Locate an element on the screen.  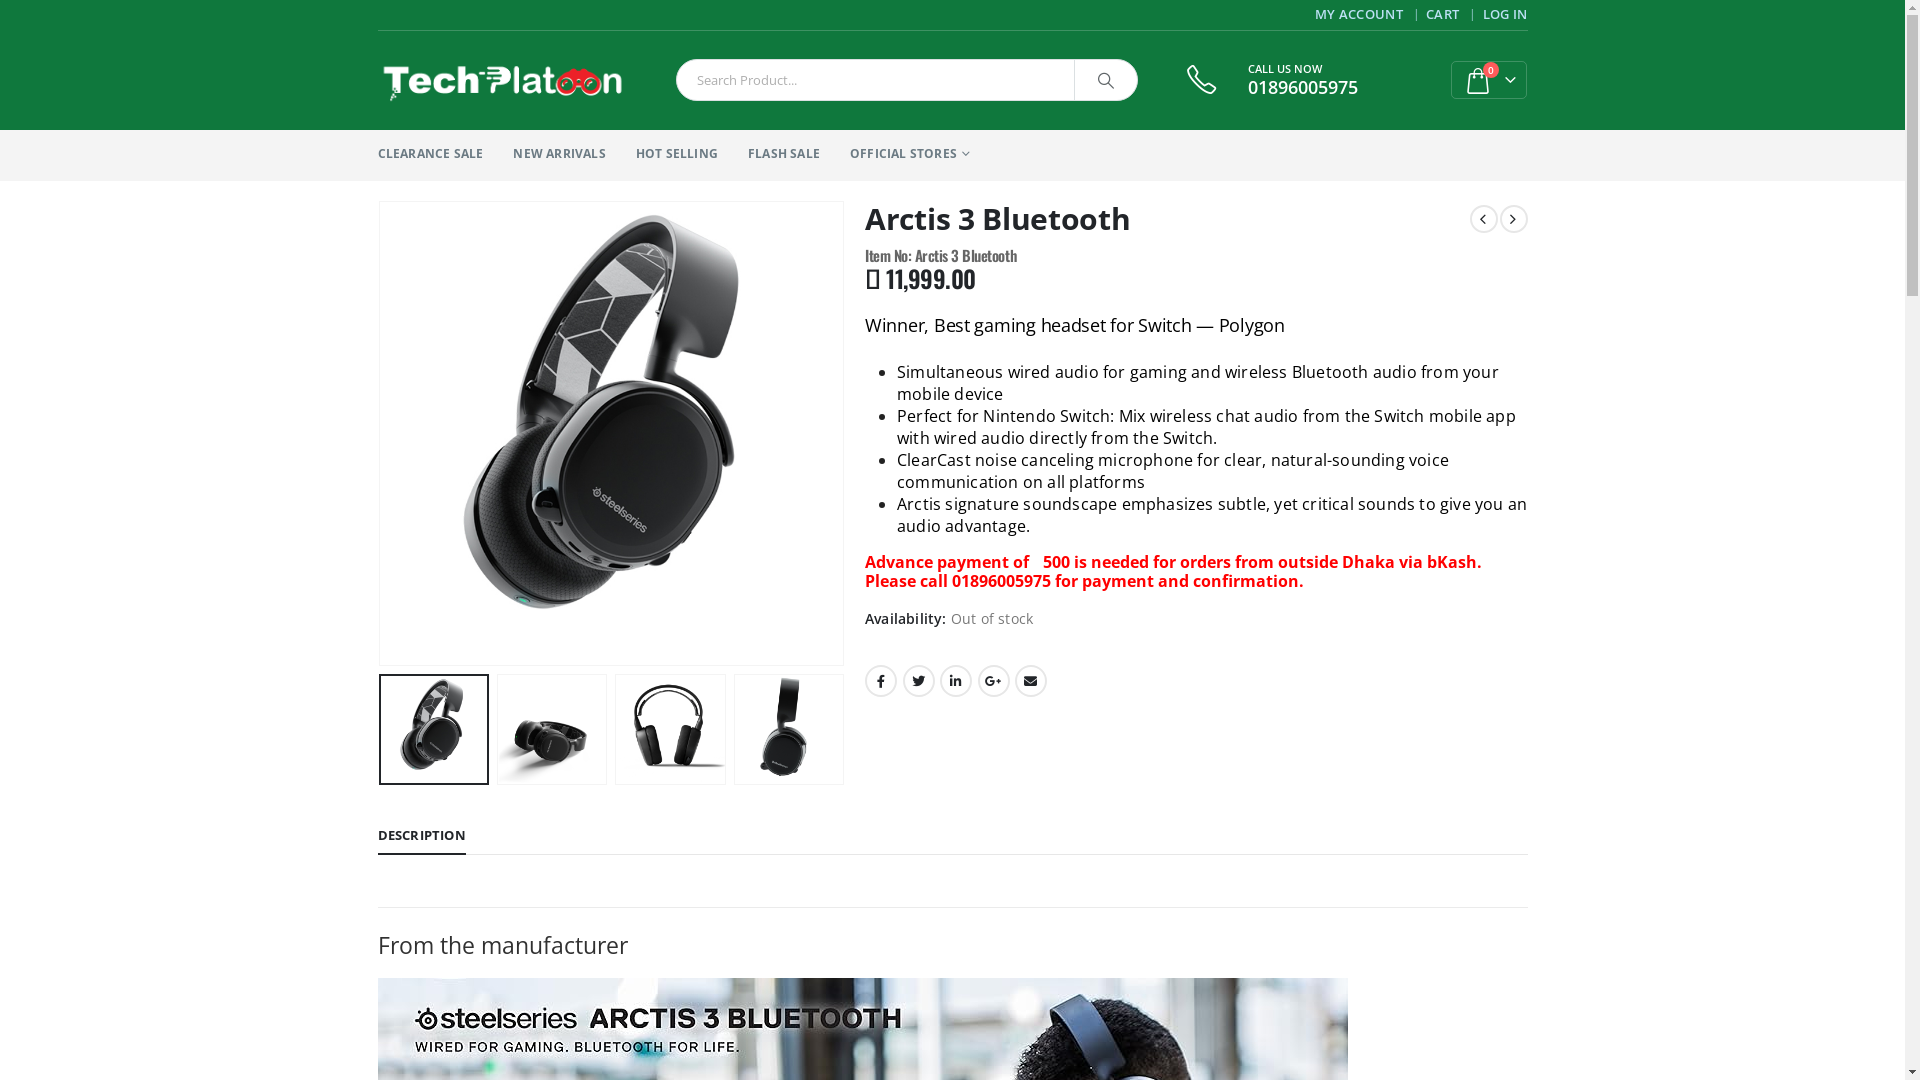
'OFFICIAL STORES' is located at coordinates (909, 154).